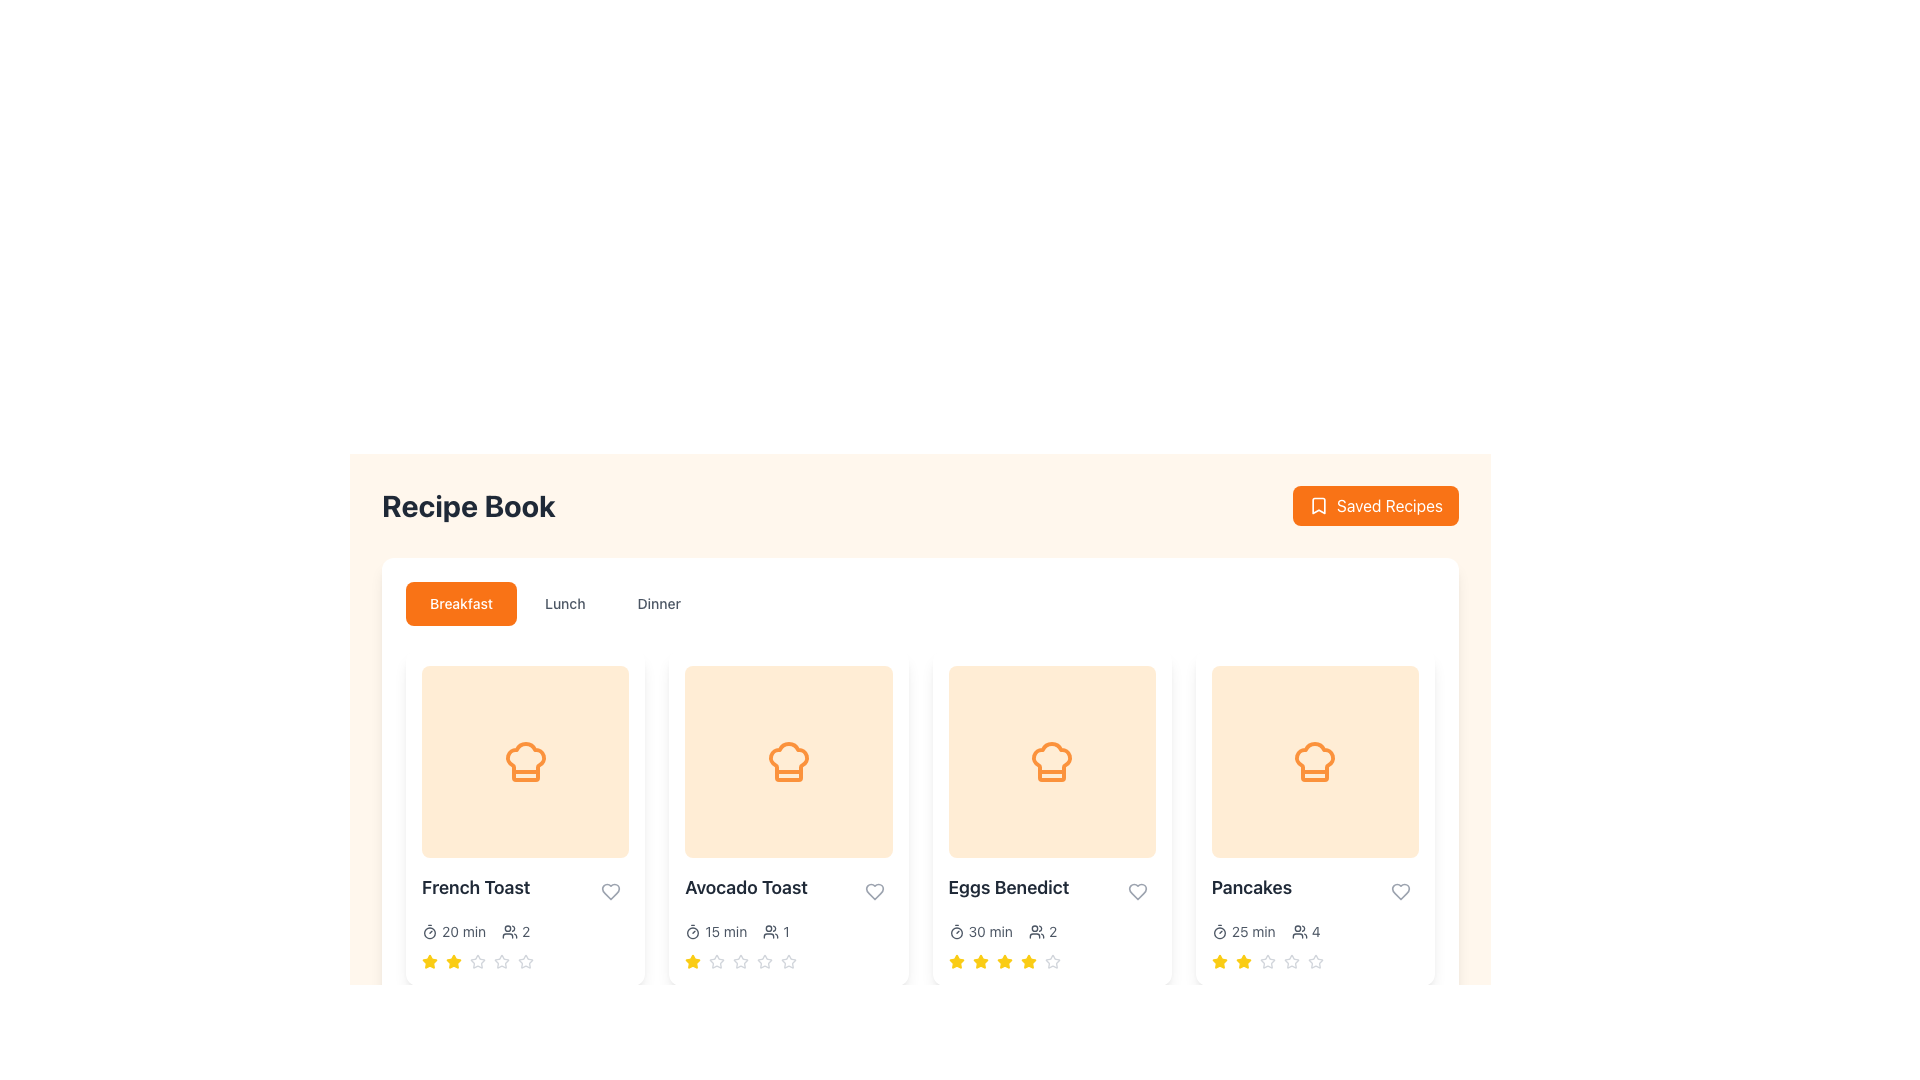 This screenshot has width=1920, height=1080. I want to click on the inactive heart-shaped icon located at the bottom-right corner of the 'Pancakes' section, so click(1400, 890).